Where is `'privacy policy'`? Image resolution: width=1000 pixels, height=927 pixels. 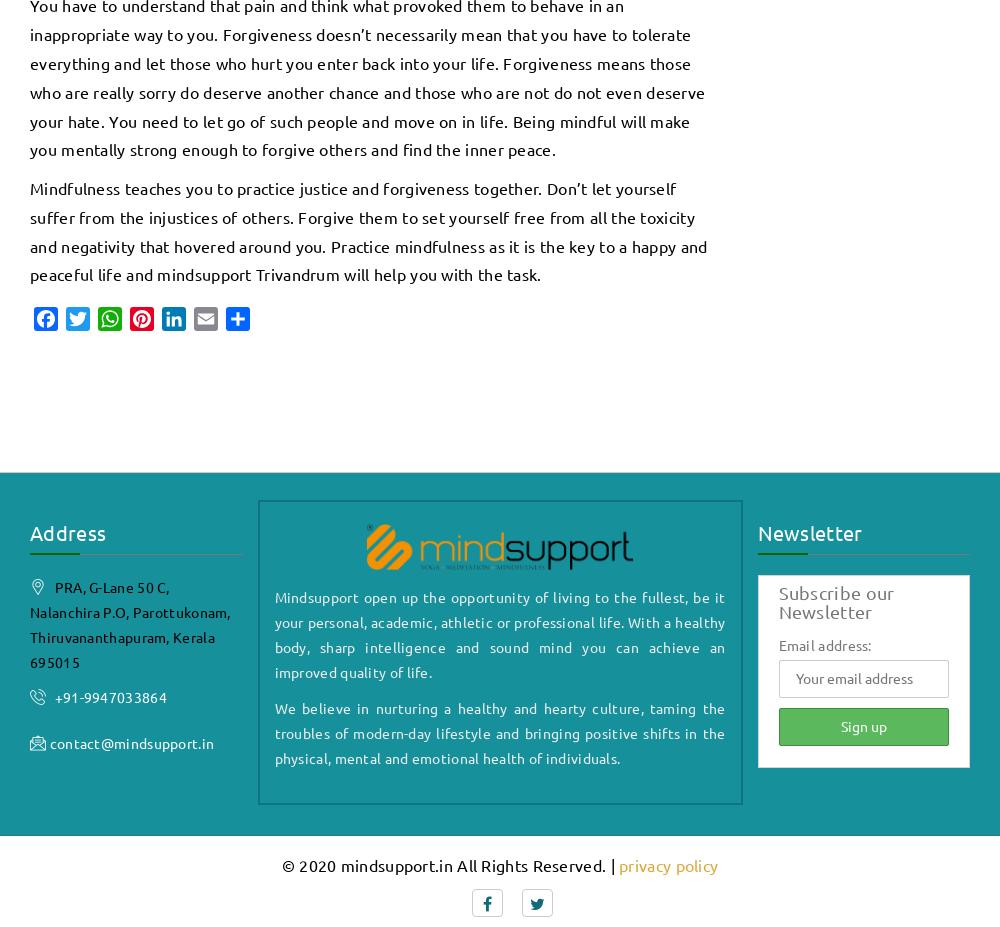
'privacy policy' is located at coordinates (618, 864).